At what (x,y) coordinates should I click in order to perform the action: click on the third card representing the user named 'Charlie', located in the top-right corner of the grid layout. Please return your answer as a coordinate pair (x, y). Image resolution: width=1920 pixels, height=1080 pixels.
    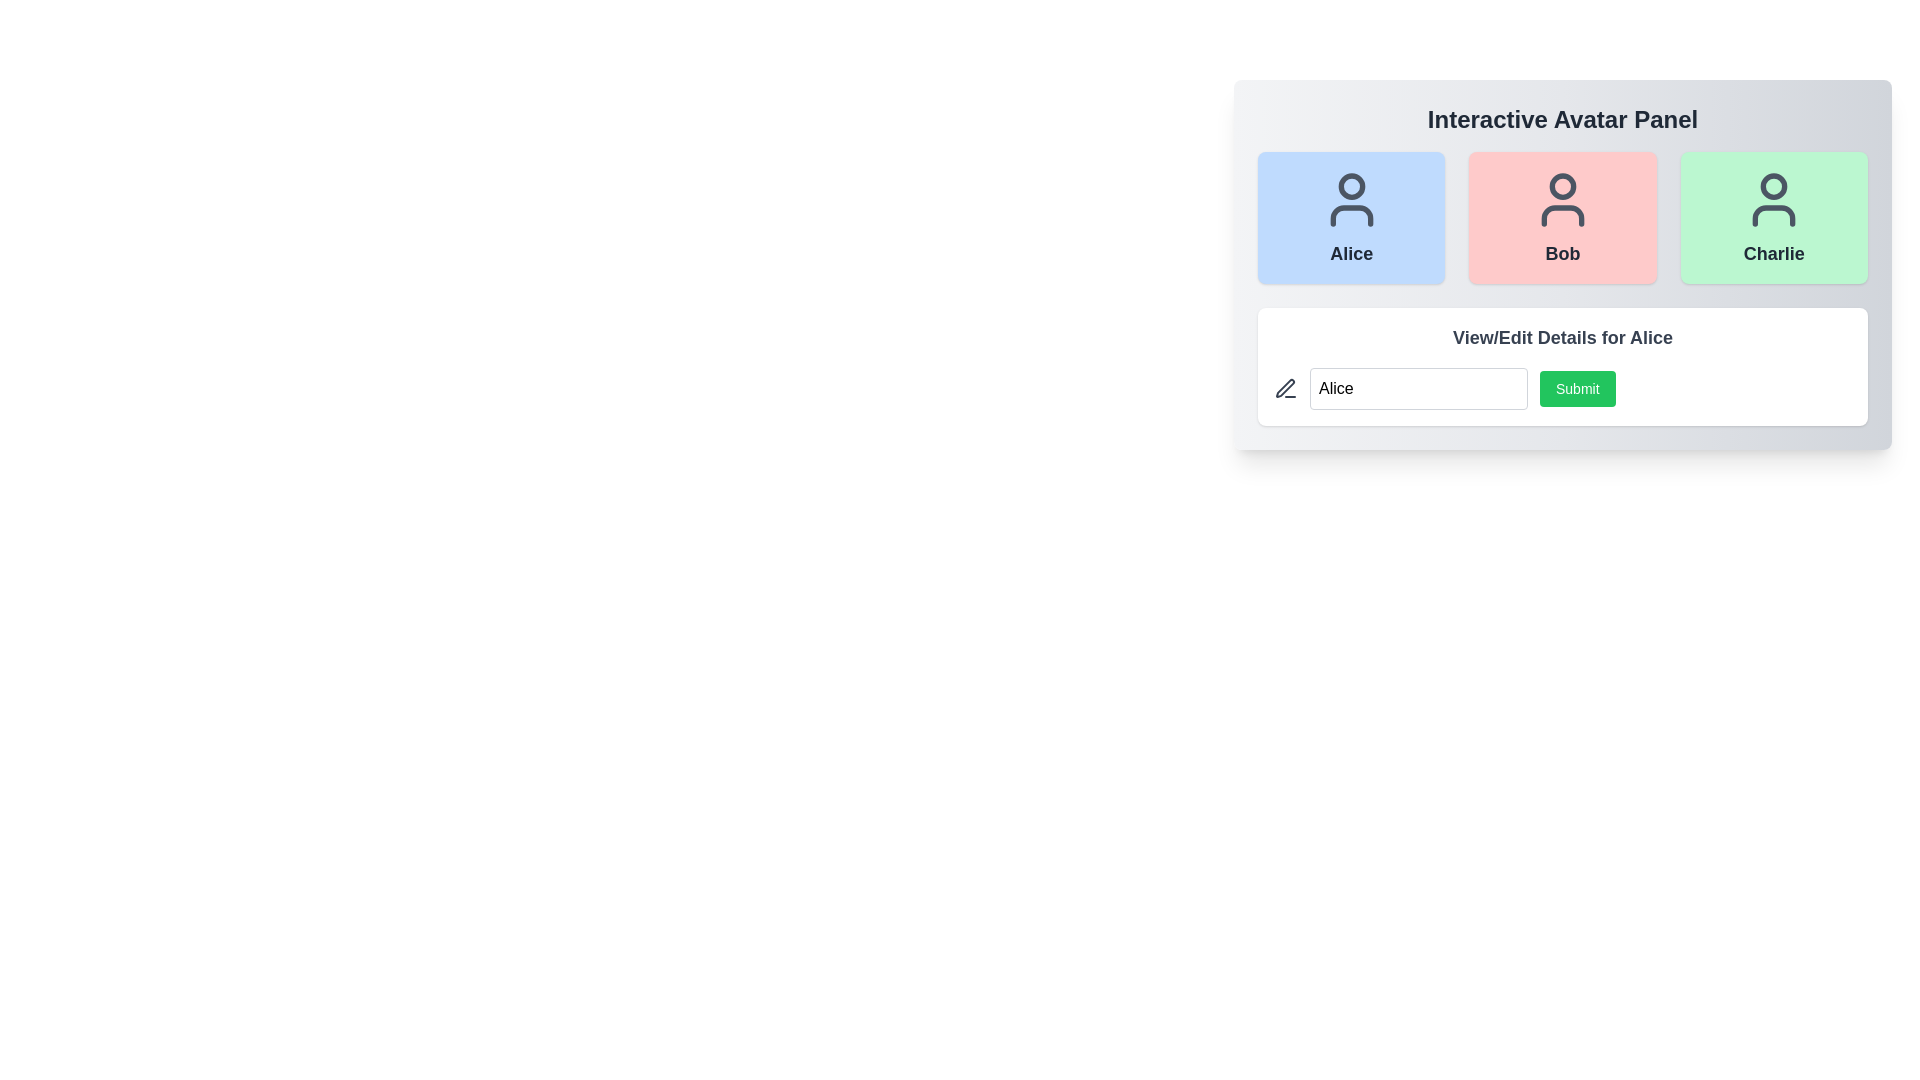
    Looking at the image, I should click on (1774, 218).